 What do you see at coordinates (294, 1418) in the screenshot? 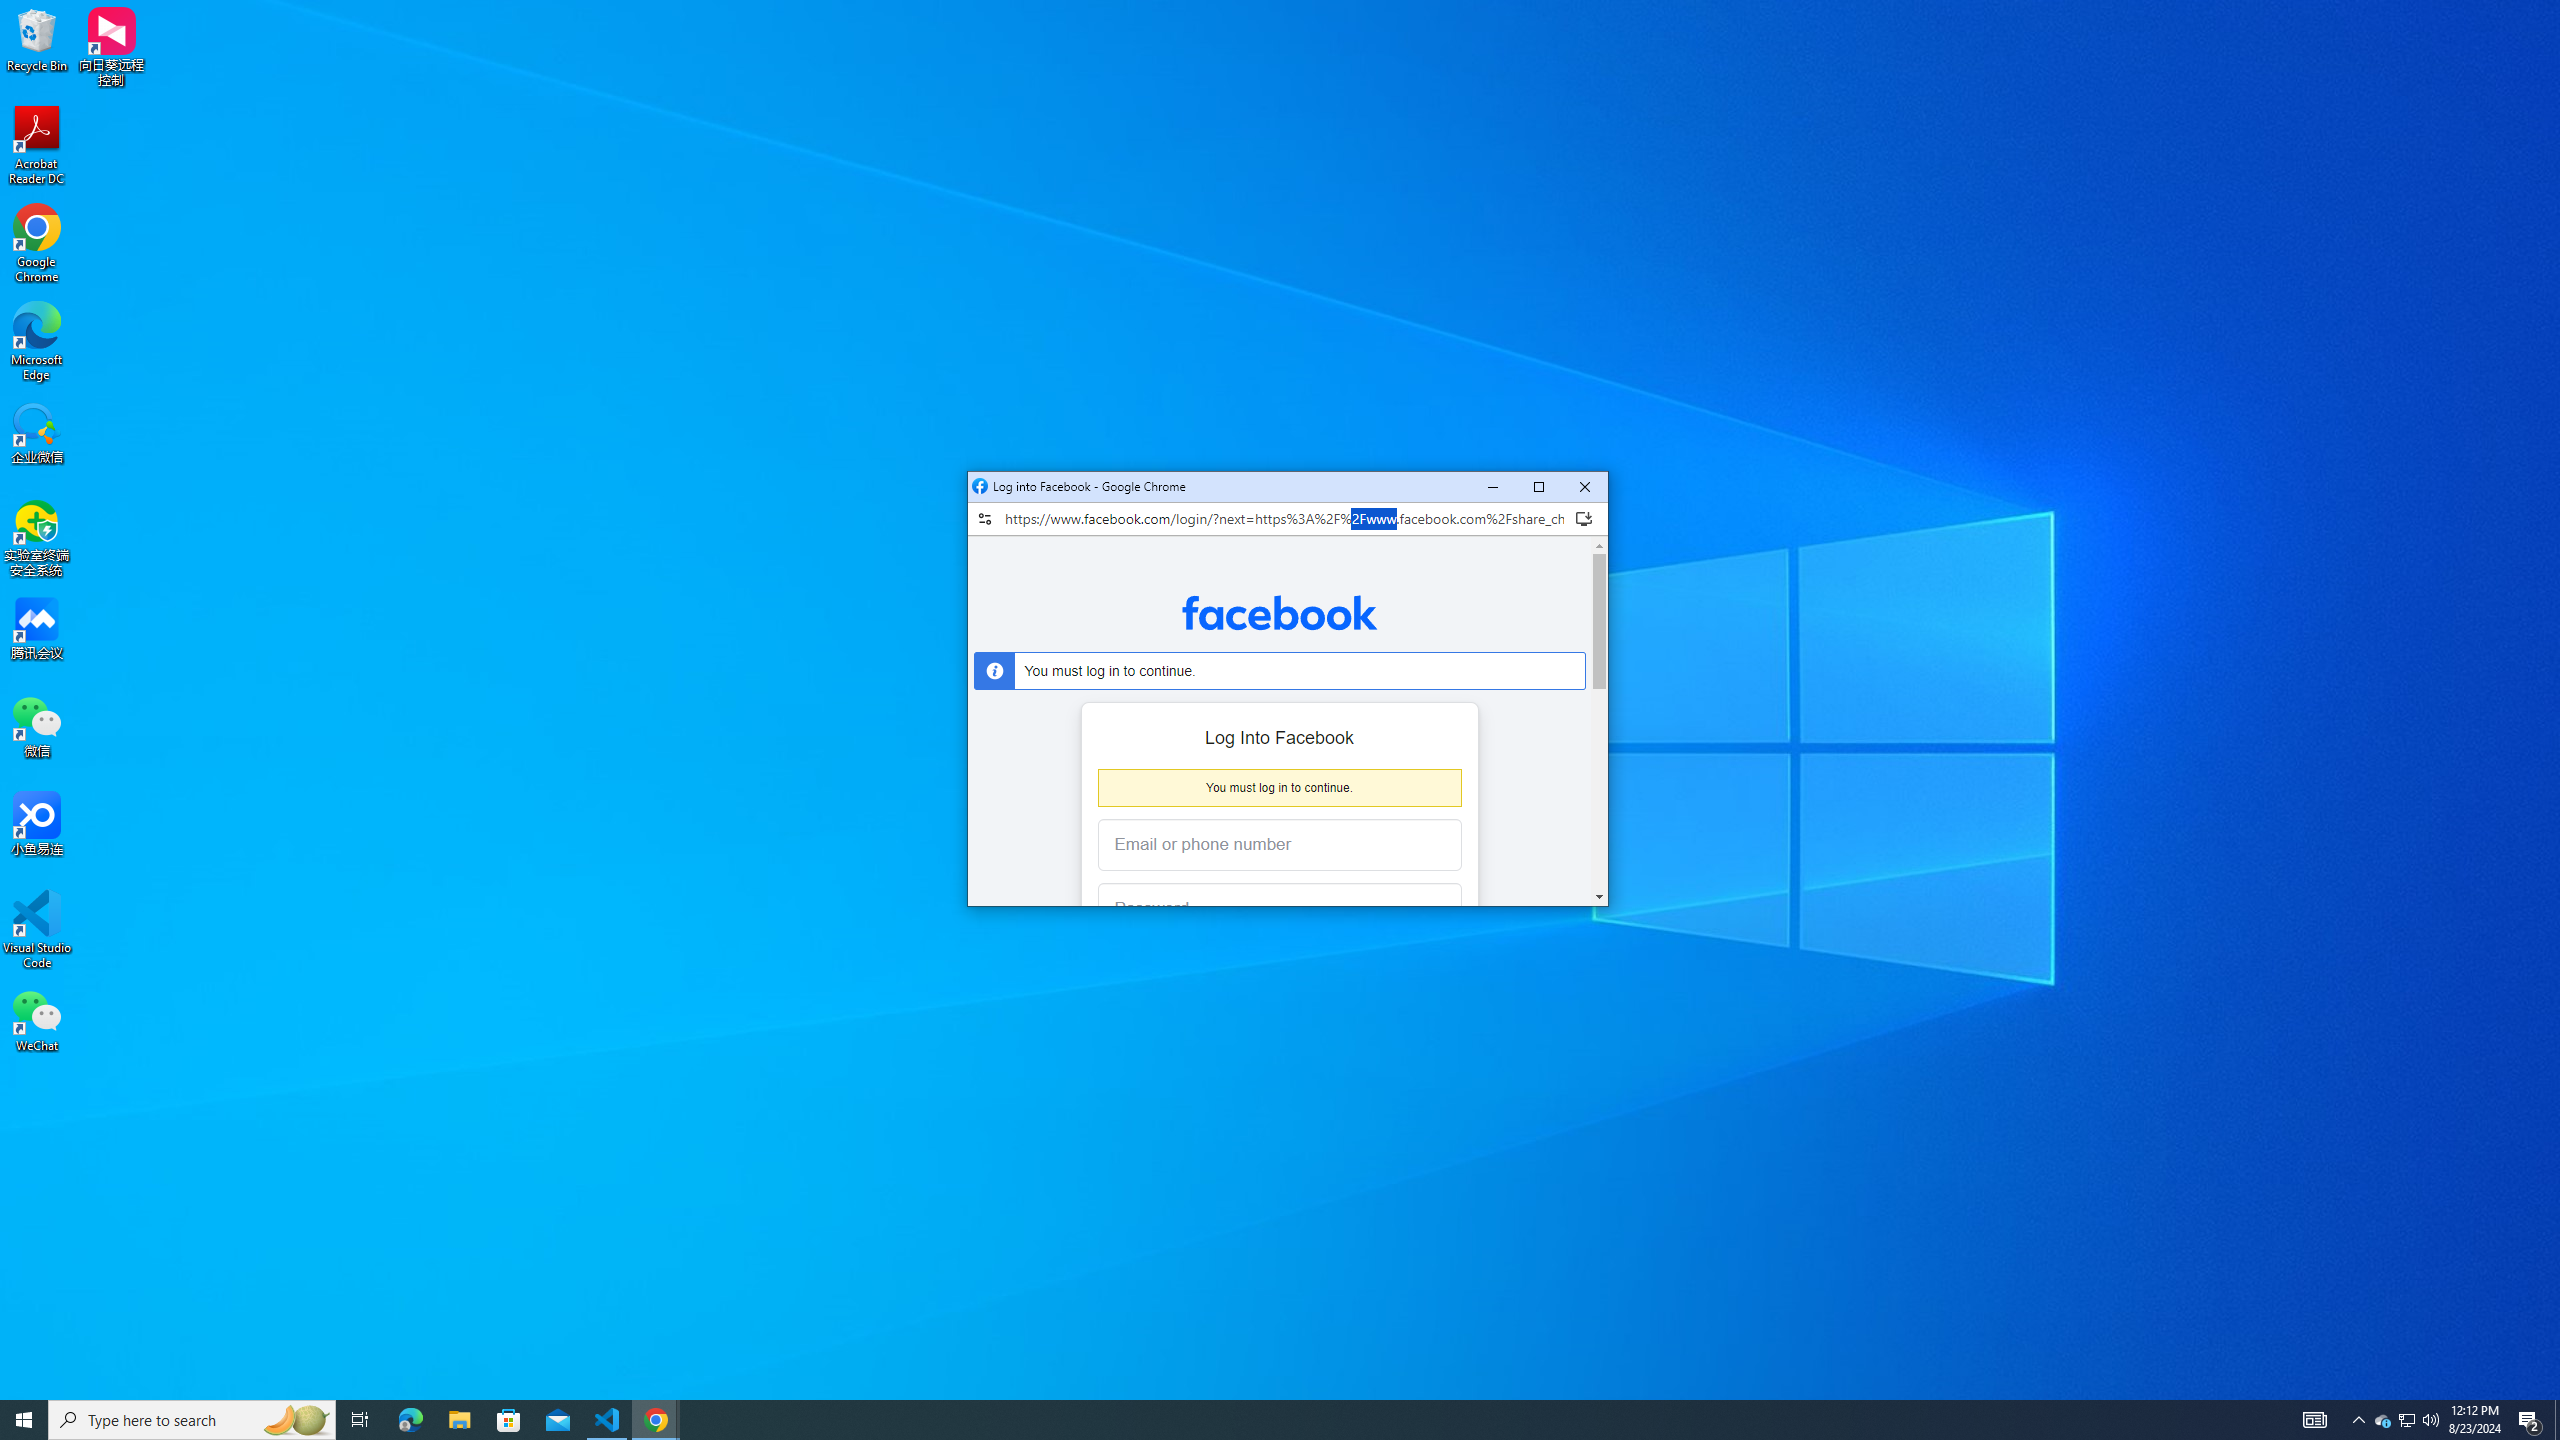
I see `'Search highlights icon opens search home window'` at bounding box center [294, 1418].